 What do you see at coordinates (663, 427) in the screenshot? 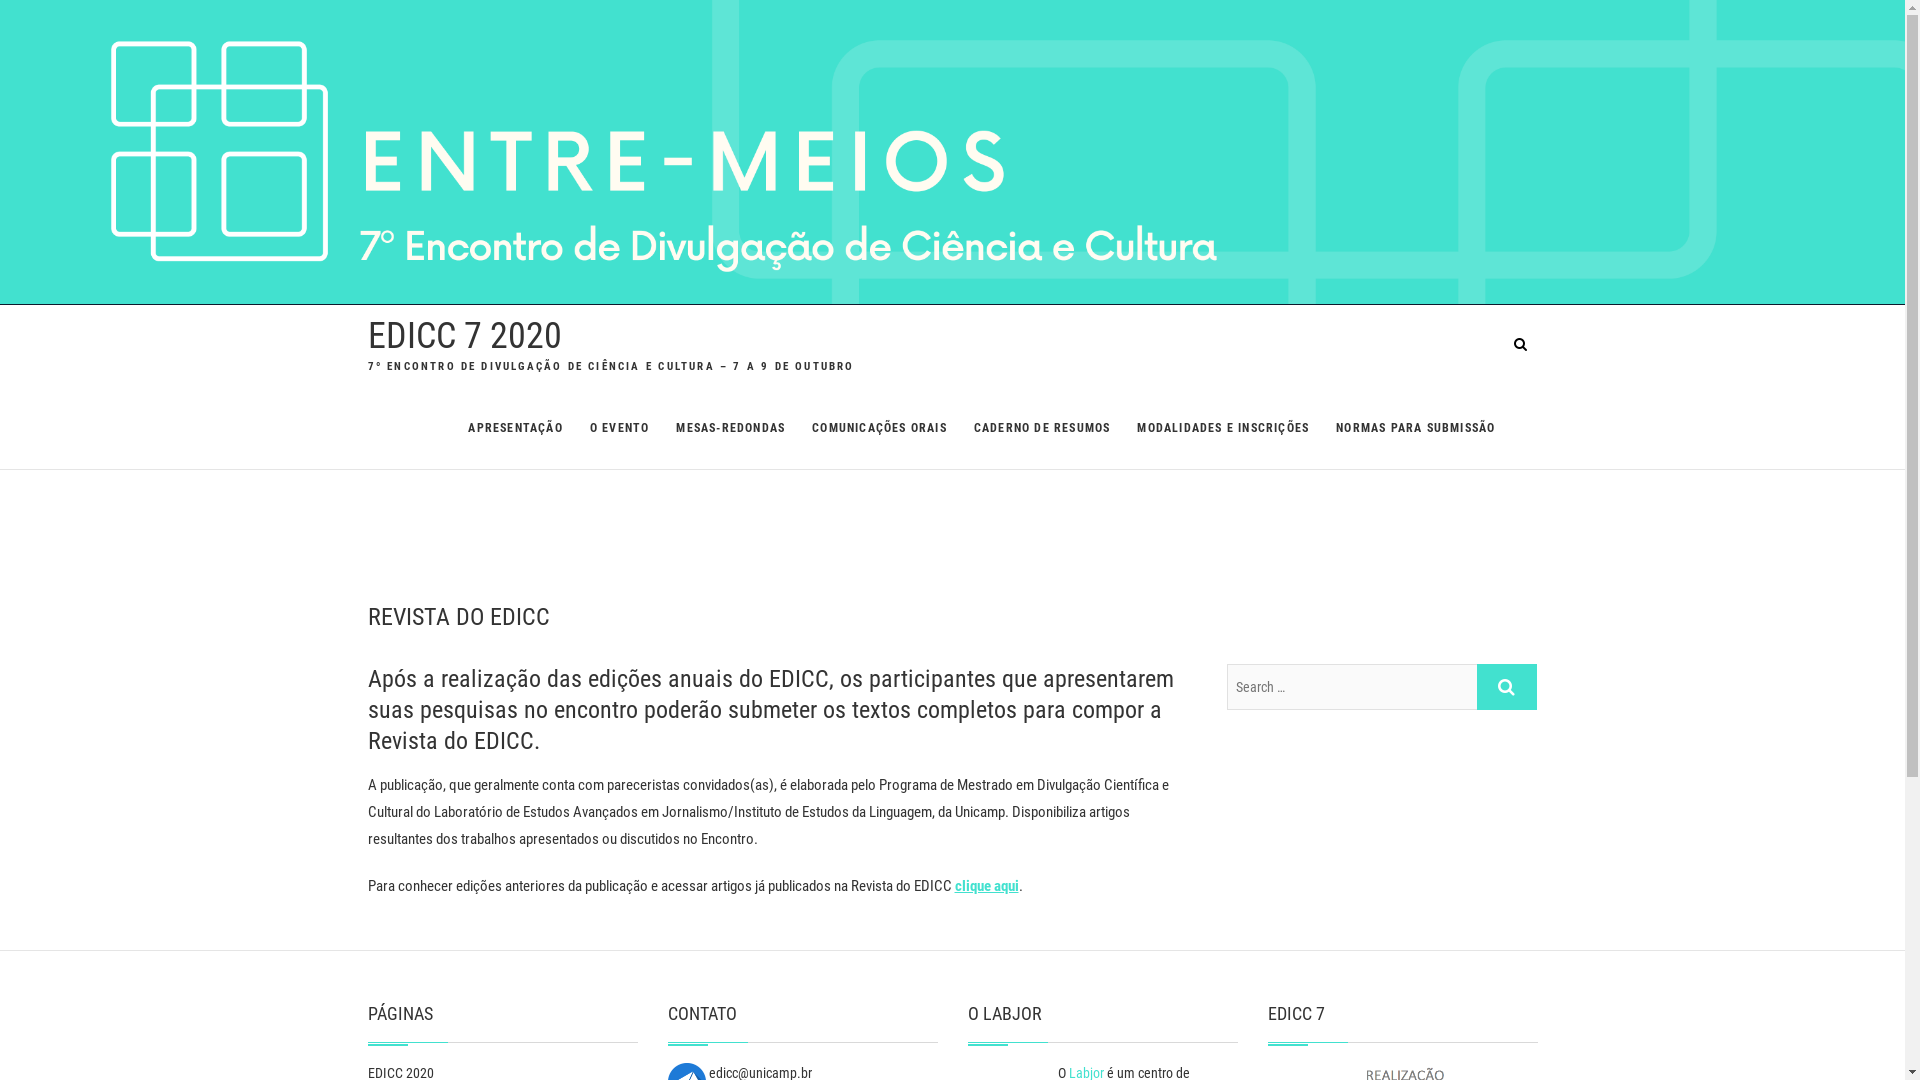
I see `'MESAS-REDONDAS'` at bounding box center [663, 427].